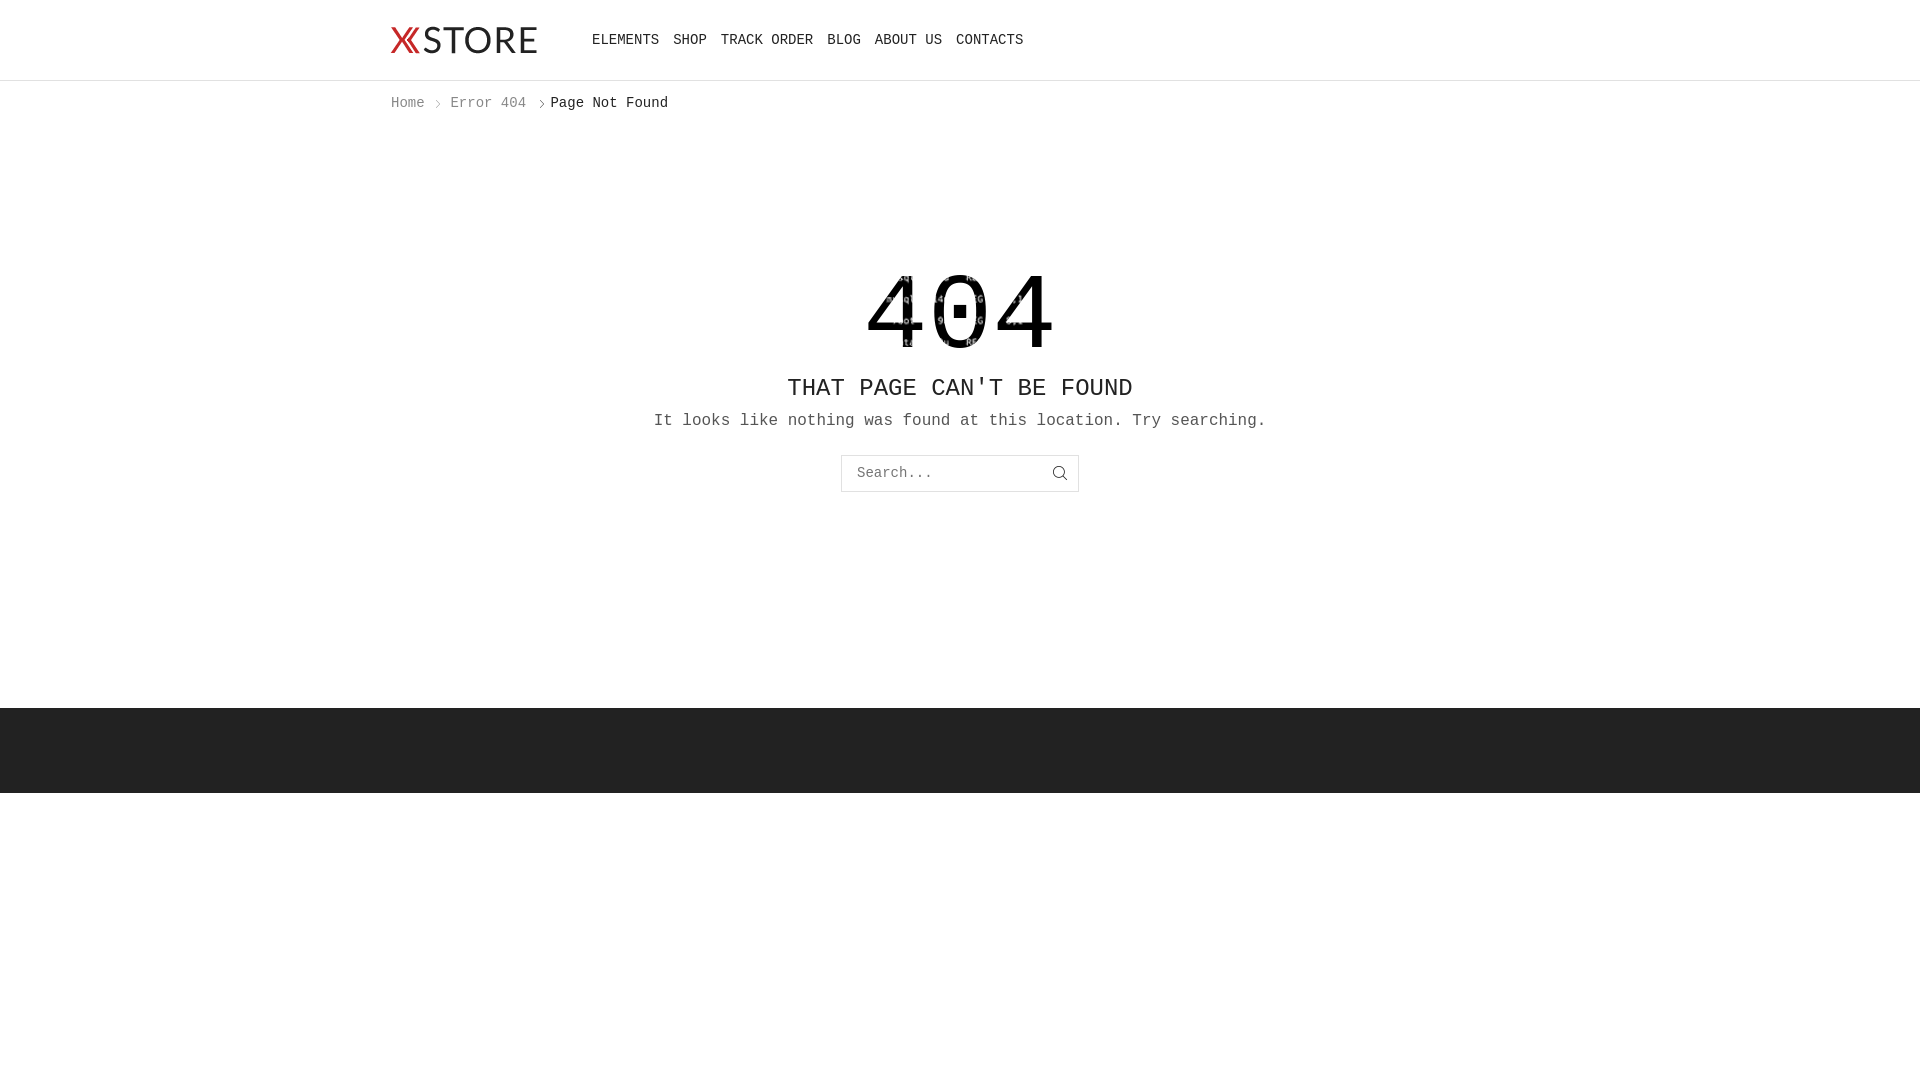  Describe the element at coordinates (1059, 473) in the screenshot. I see `'SEARCH'` at that location.